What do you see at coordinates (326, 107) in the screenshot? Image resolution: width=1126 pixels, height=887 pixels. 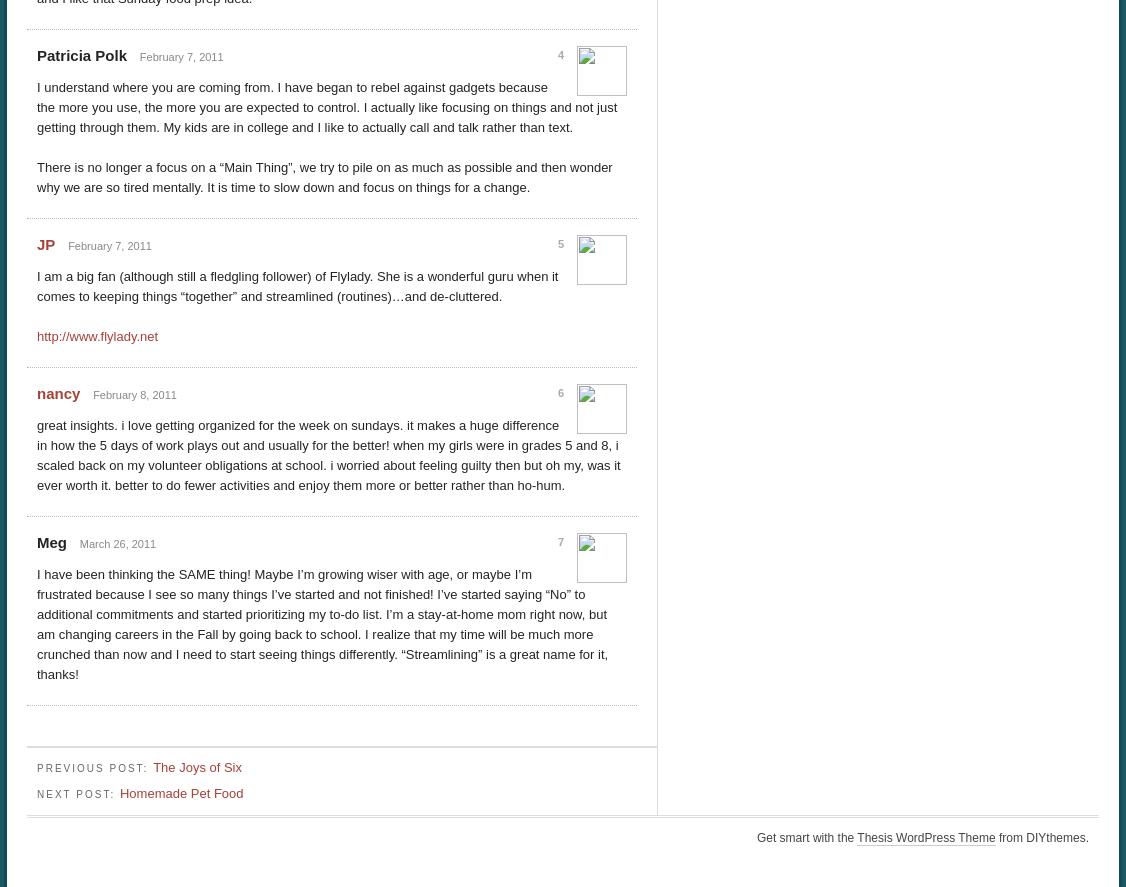 I see `'I understand where you are coming from.  I have began to rebel against gadgets because the more you use, the more you are expected to control. I actually like focusing on things and not just getting through them.  My kids are in college and I like to actually call and talk  rather than text.'` at bounding box center [326, 107].